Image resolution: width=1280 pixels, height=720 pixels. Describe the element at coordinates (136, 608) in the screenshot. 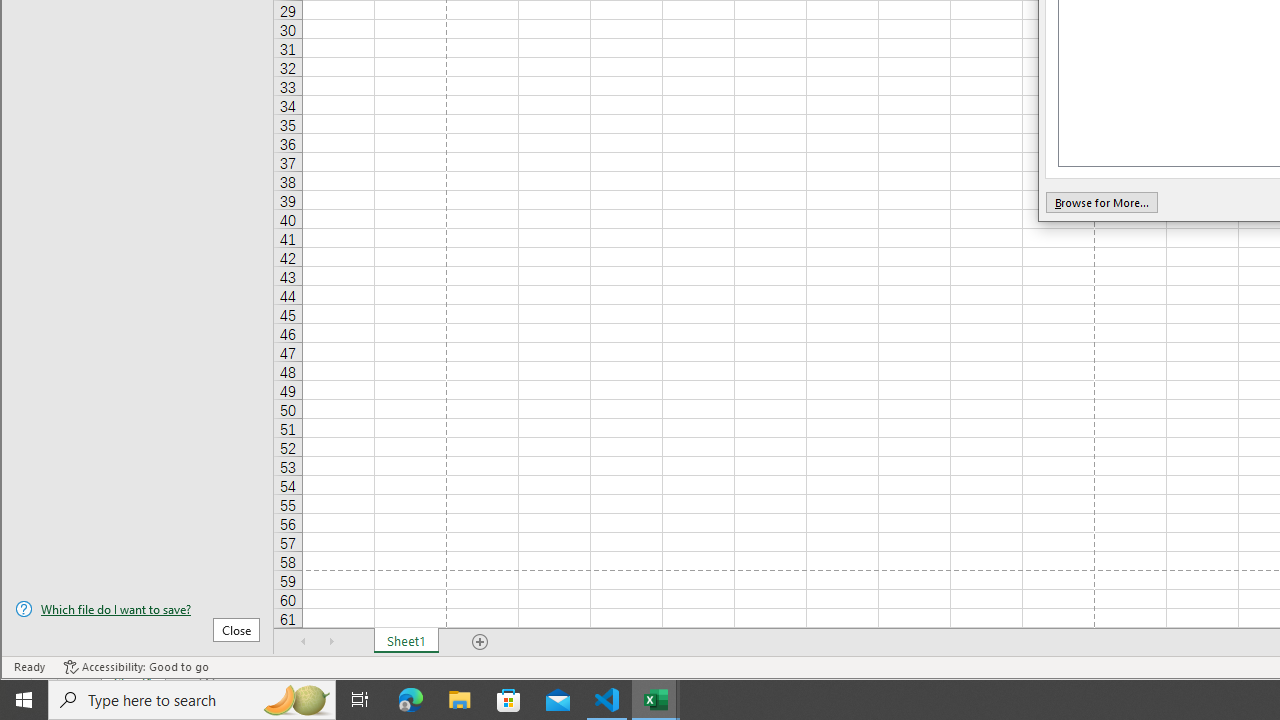

I see `'Which file do I want to save?'` at that location.